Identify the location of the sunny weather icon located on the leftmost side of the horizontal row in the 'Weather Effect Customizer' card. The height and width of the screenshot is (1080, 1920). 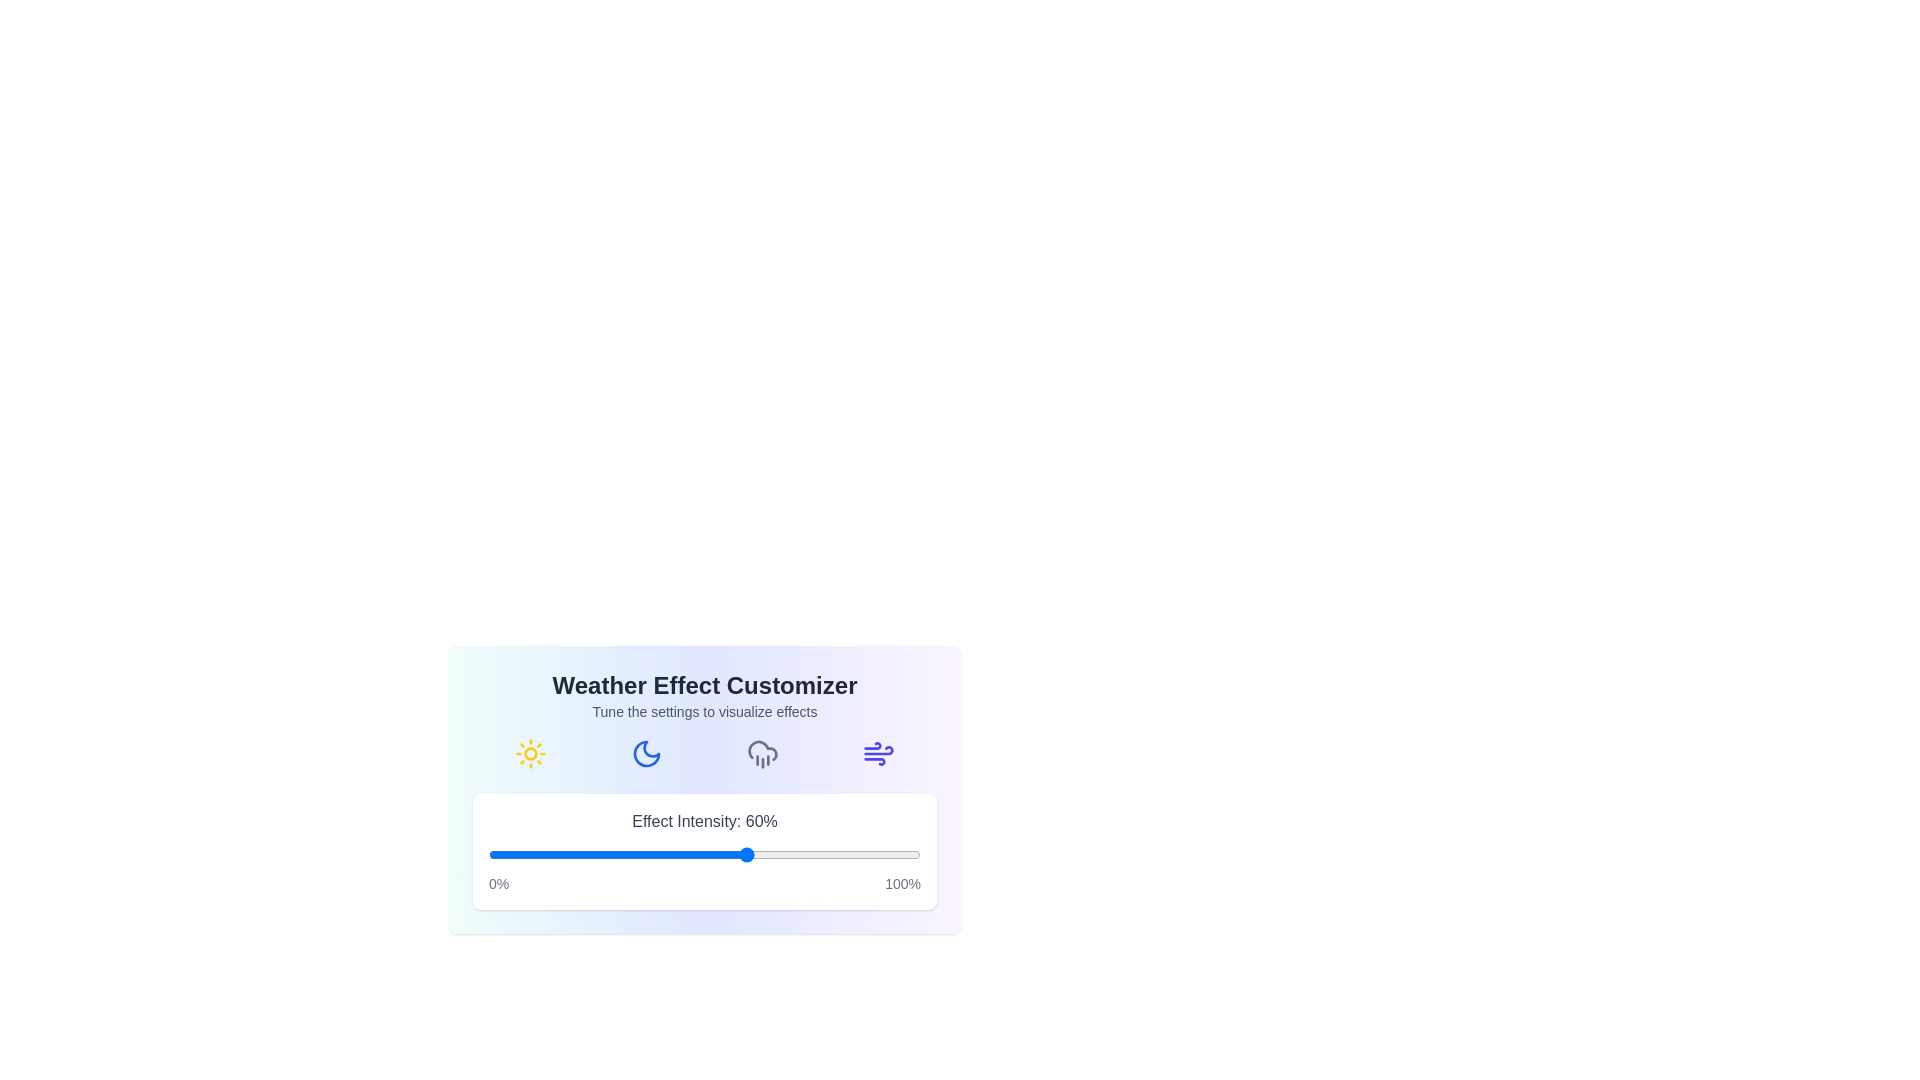
(531, 753).